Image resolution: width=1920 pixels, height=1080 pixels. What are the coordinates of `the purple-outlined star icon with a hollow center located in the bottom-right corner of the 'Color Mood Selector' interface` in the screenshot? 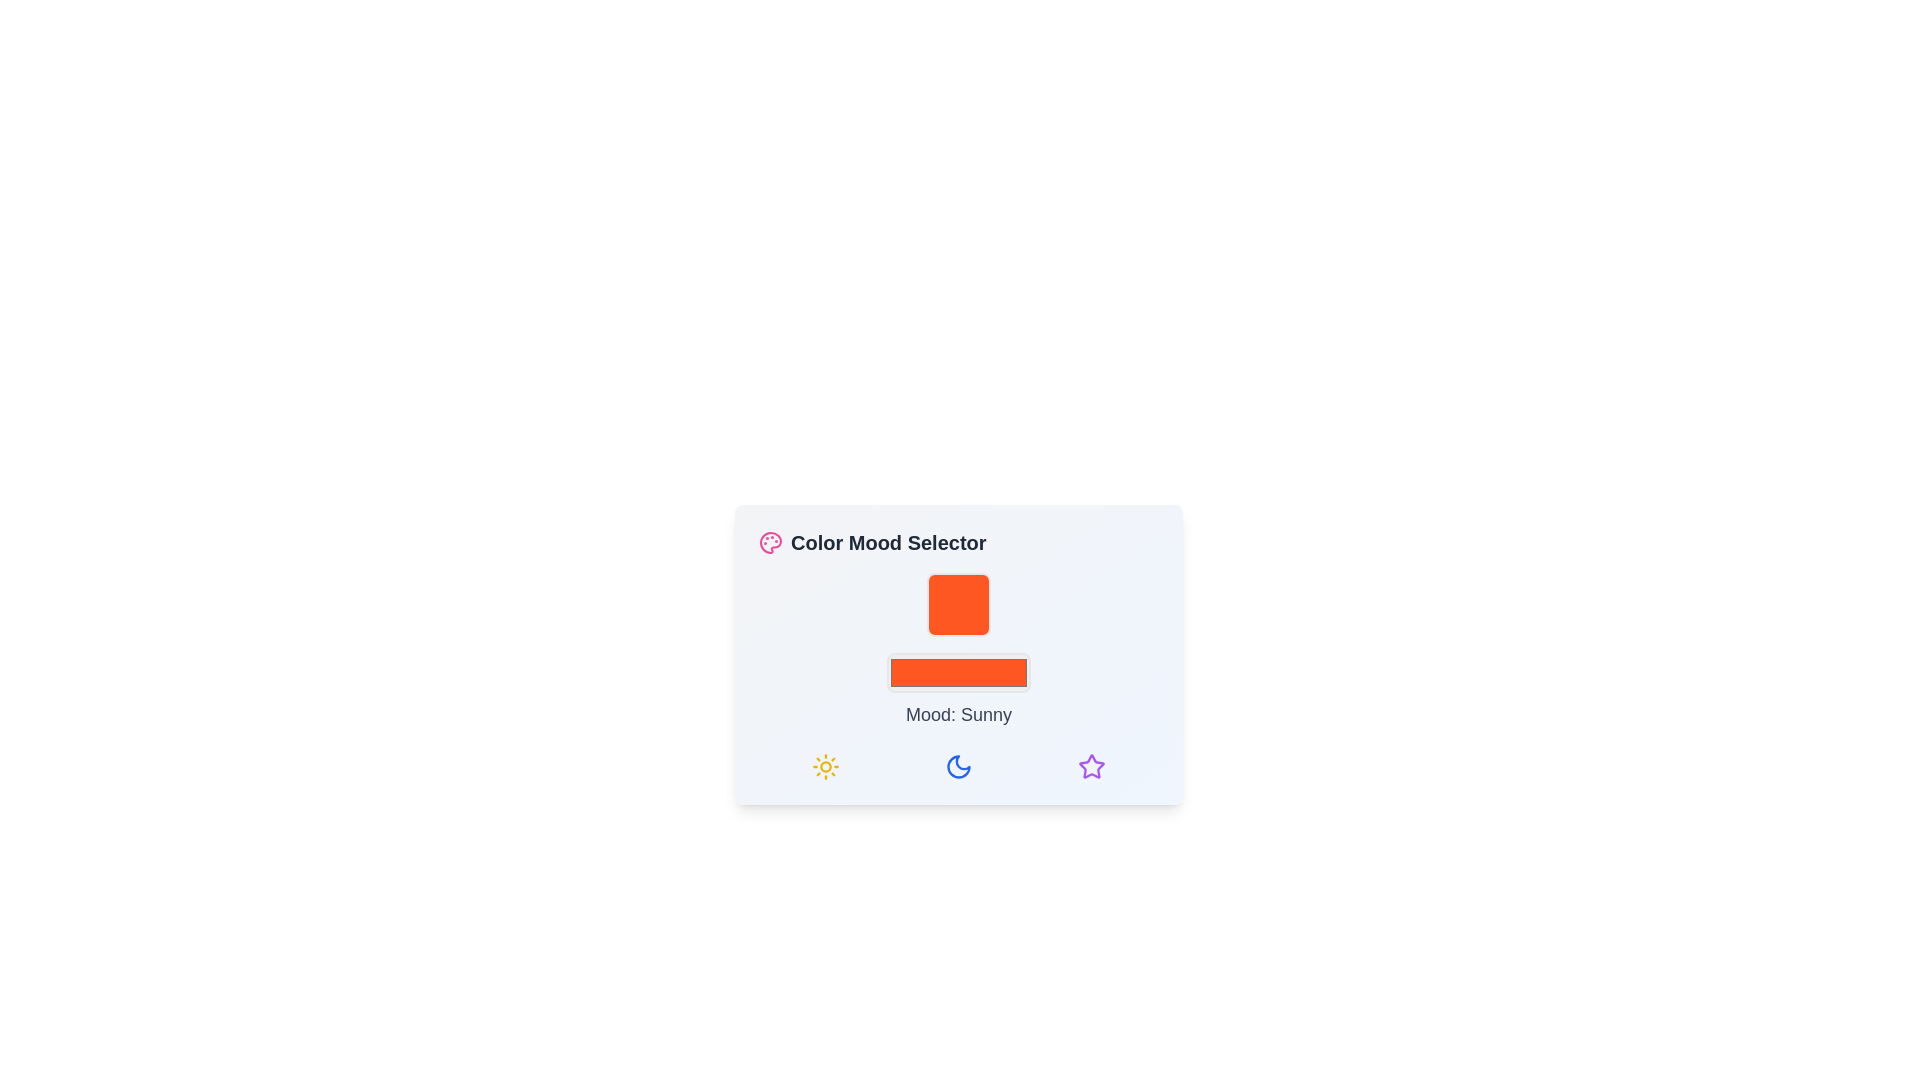 It's located at (1091, 765).